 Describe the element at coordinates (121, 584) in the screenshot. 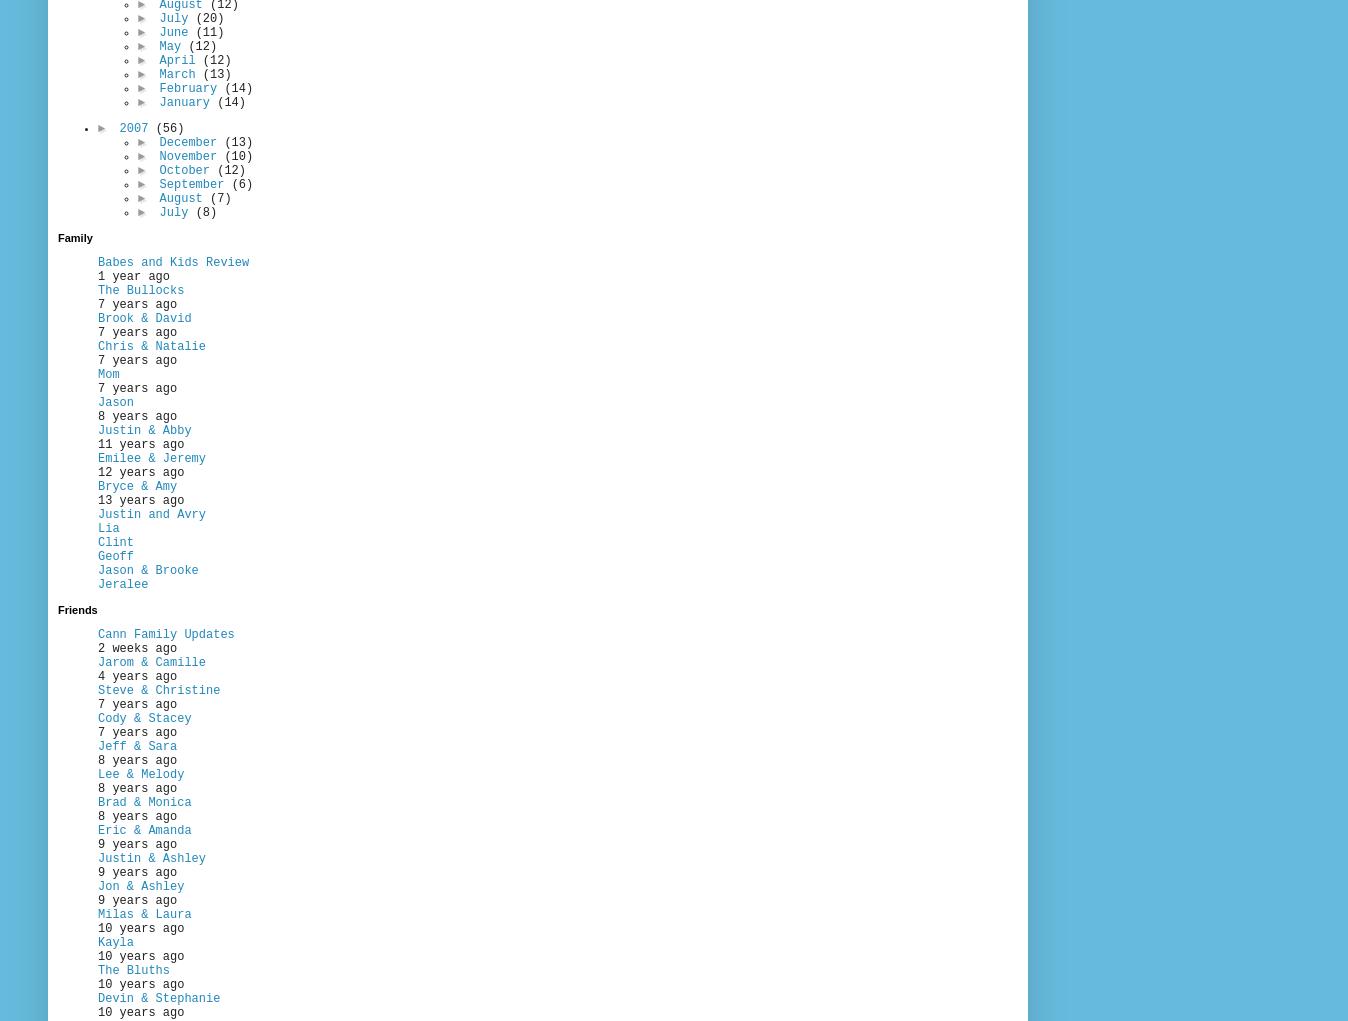

I see `'Jeralee'` at that location.